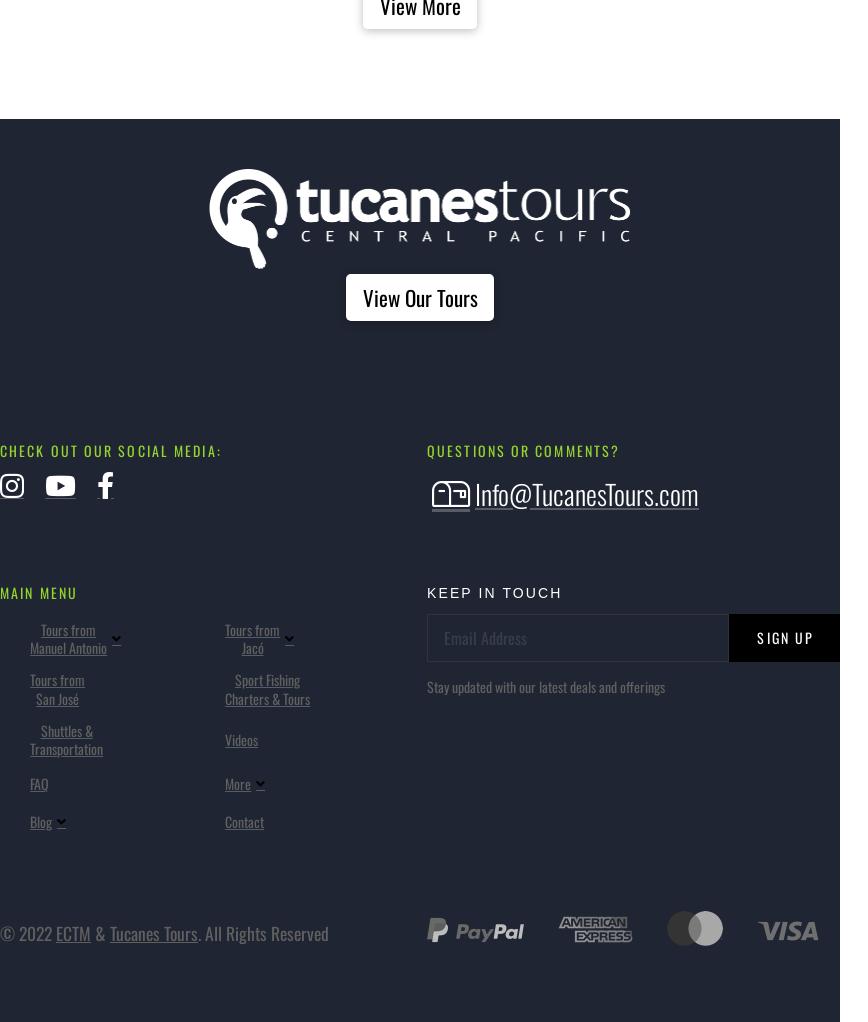  Describe the element at coordinates (282, 577) in the screenshot. I see `'Gallery'` at that location.